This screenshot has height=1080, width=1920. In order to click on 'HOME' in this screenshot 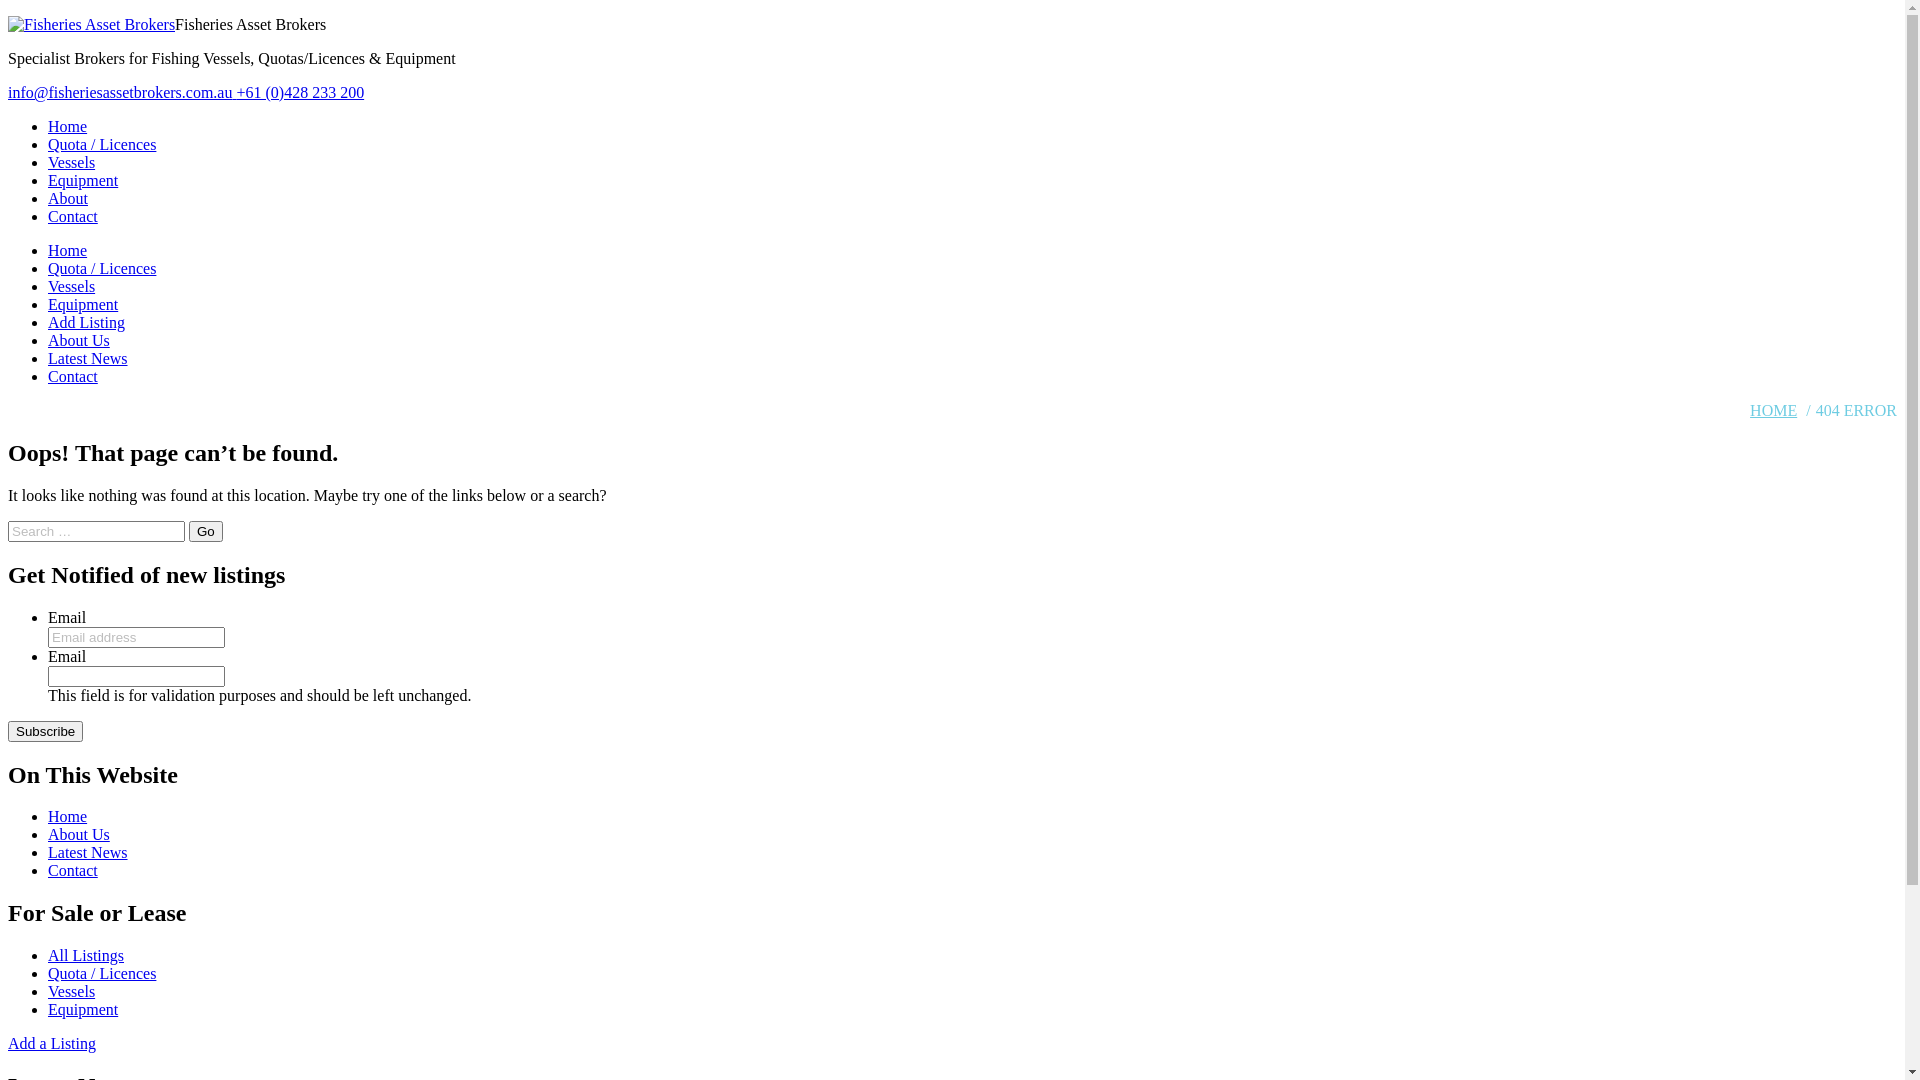, I will do `click(1773, 409)`.